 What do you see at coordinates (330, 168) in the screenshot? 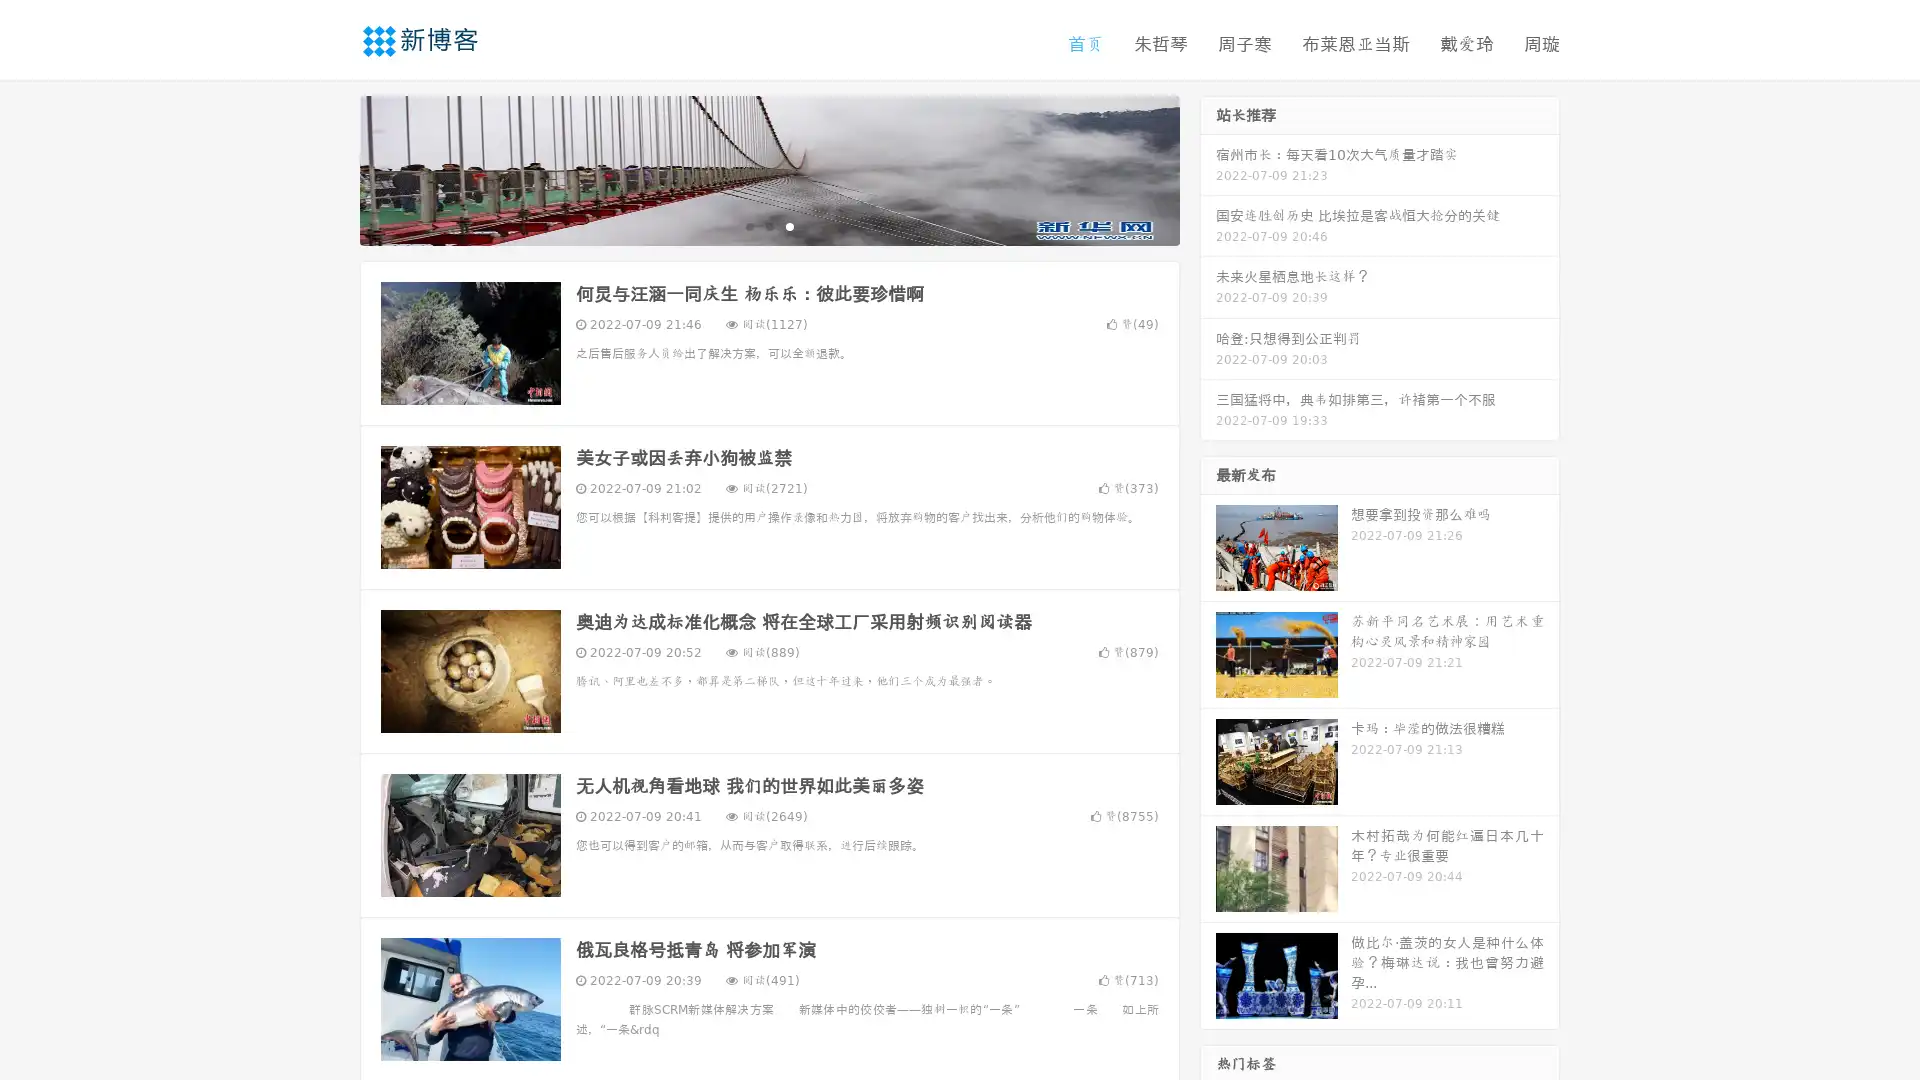
I see `Previous slide` at bounding box center [330, 168].